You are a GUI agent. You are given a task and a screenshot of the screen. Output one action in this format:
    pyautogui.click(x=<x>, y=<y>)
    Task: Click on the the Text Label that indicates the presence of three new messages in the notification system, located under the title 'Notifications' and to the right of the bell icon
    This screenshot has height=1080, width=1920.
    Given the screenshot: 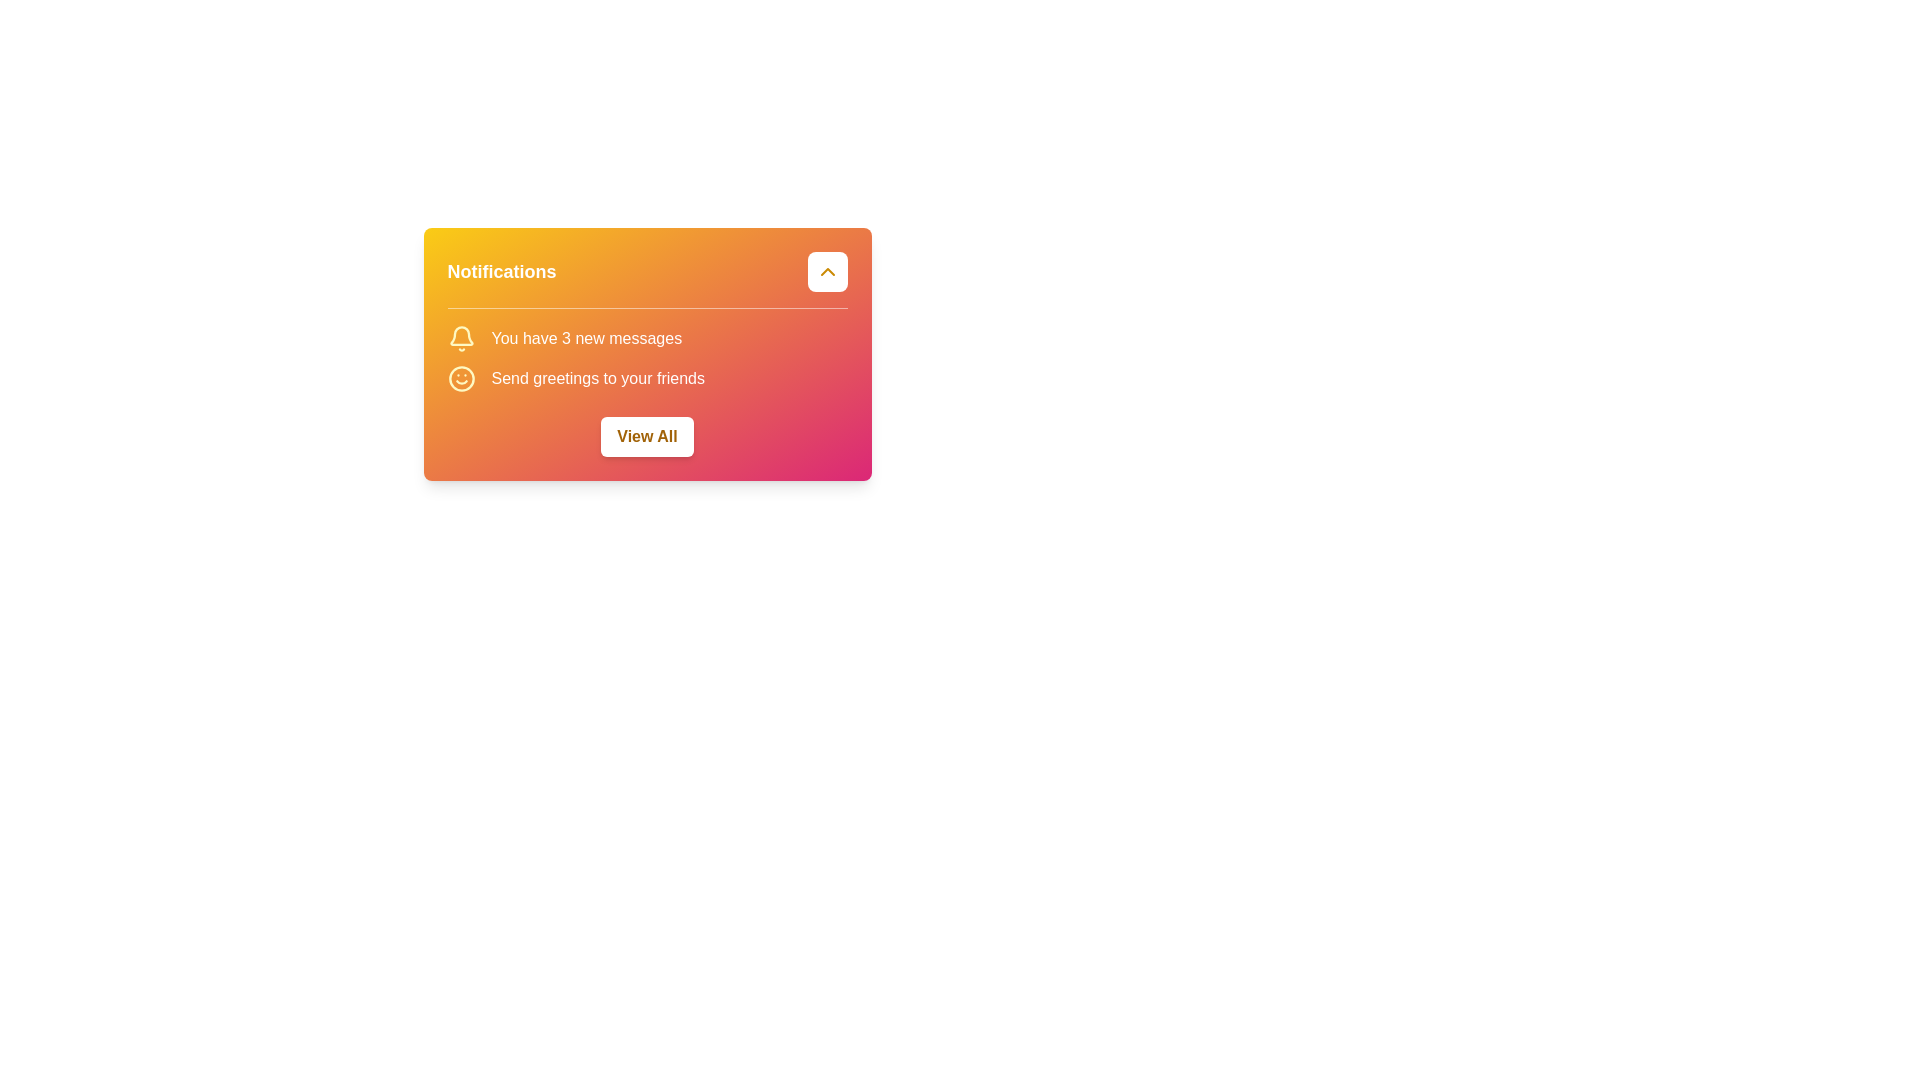 What is the action you would take?
    pyautogui.click(x=585, y=338)
    